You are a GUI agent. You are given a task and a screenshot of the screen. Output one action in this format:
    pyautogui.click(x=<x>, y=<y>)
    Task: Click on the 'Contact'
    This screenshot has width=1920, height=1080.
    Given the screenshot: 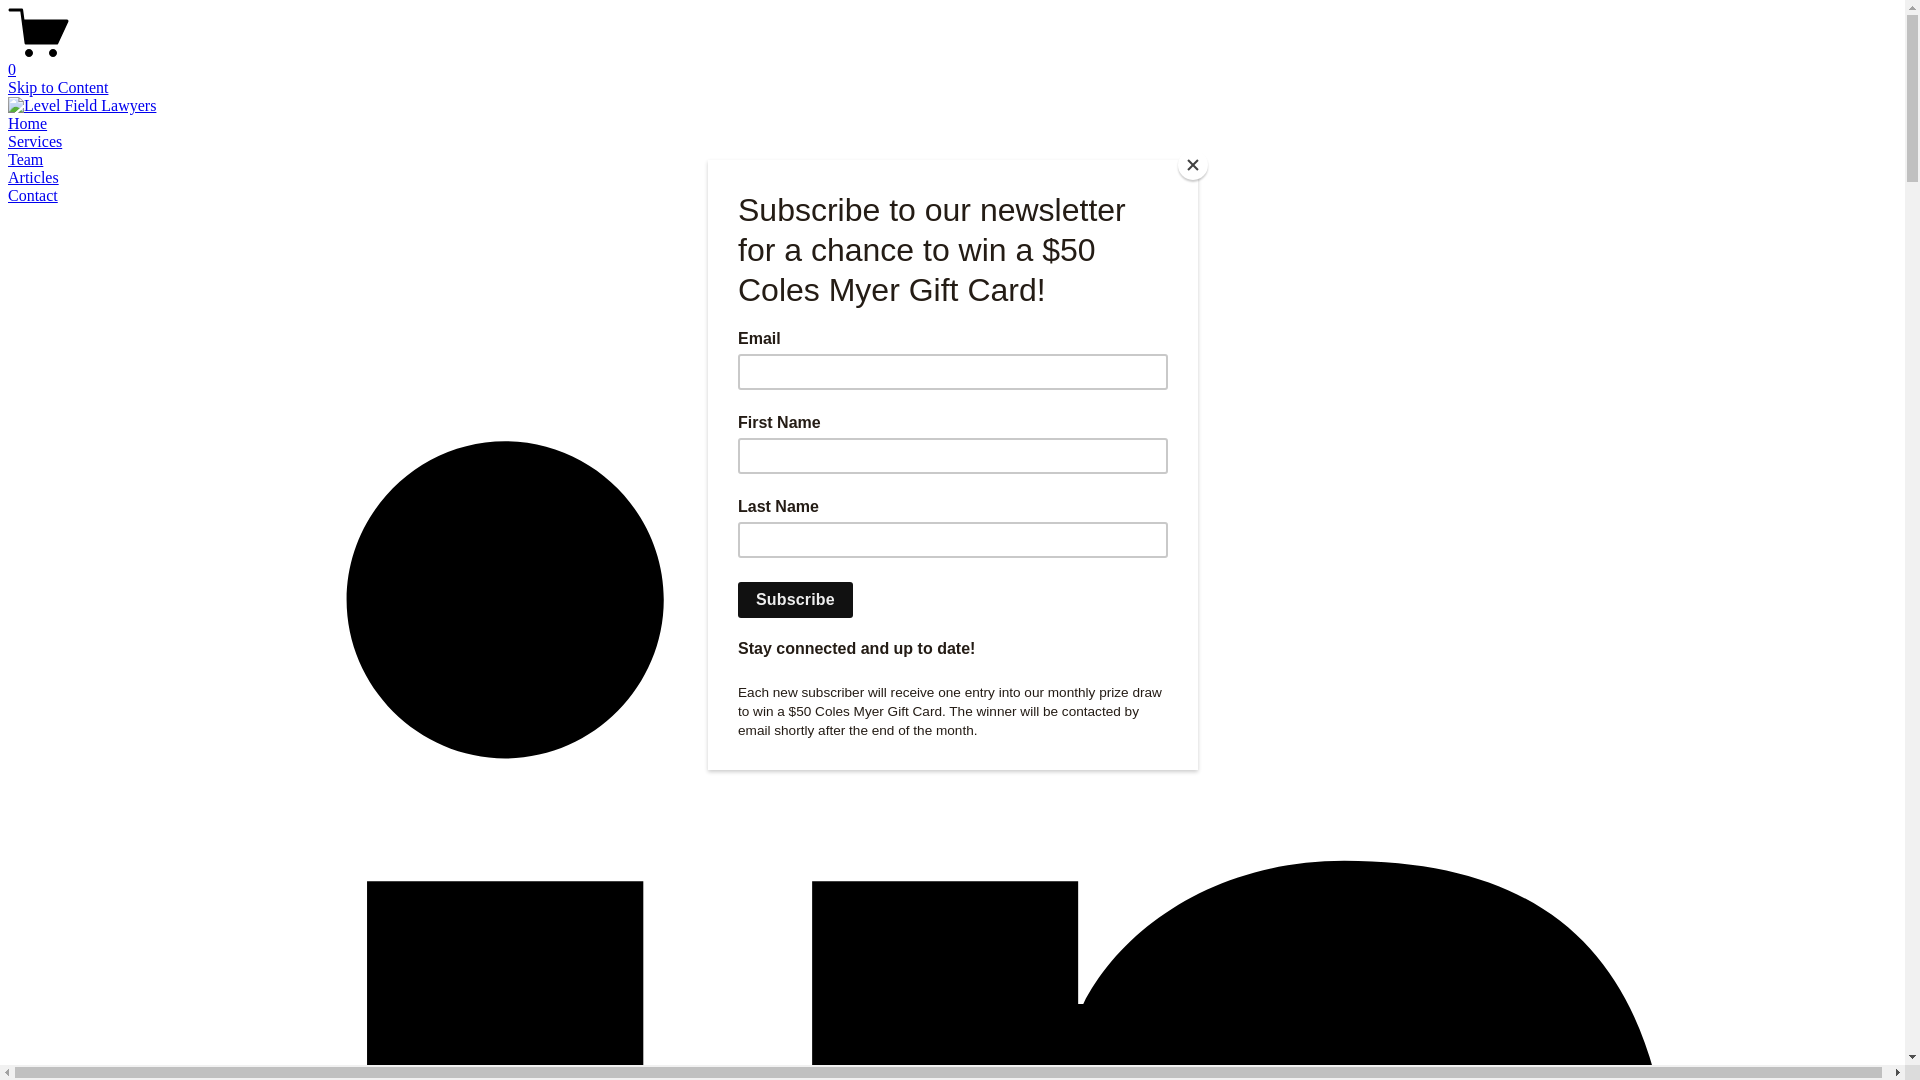 What is the action you would take?
    pyautogui.click(x=33, y=195)
    